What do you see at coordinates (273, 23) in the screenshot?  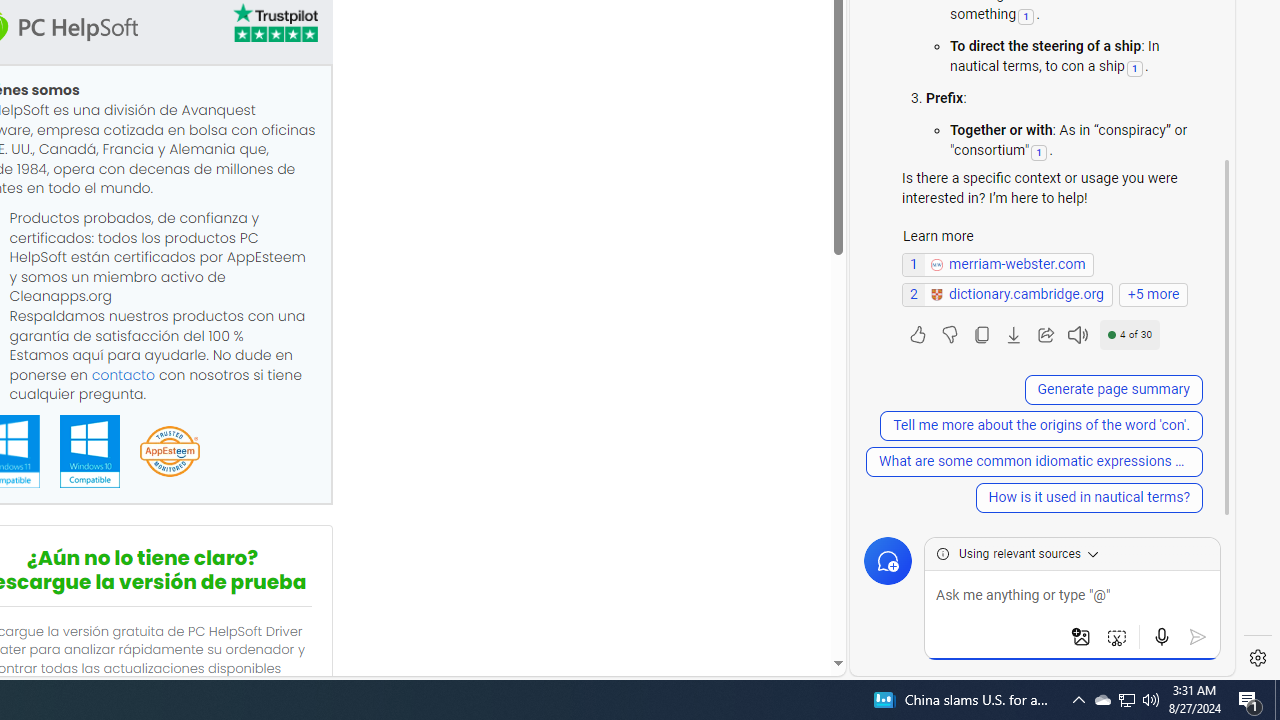 I see `'TrustPilot'` at bounding box center [273, 23].